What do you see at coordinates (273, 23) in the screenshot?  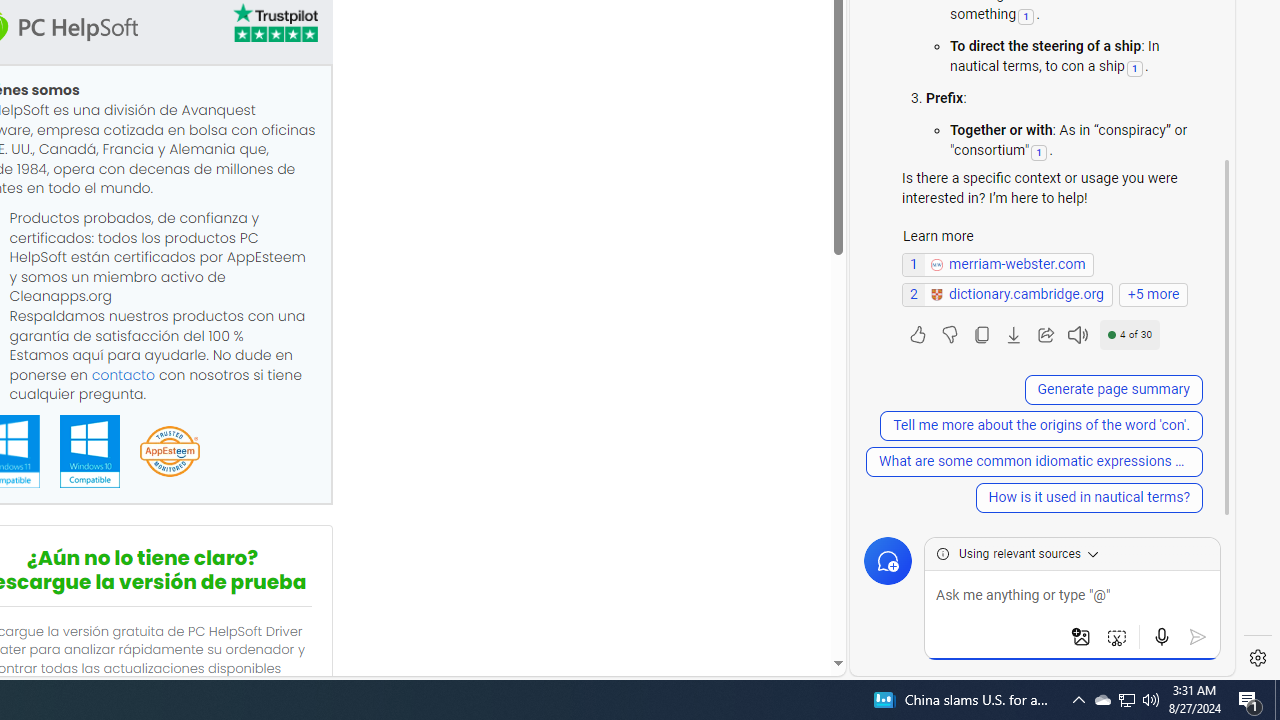 I see `'TrustPilot'` at bounding box center [273, 23].